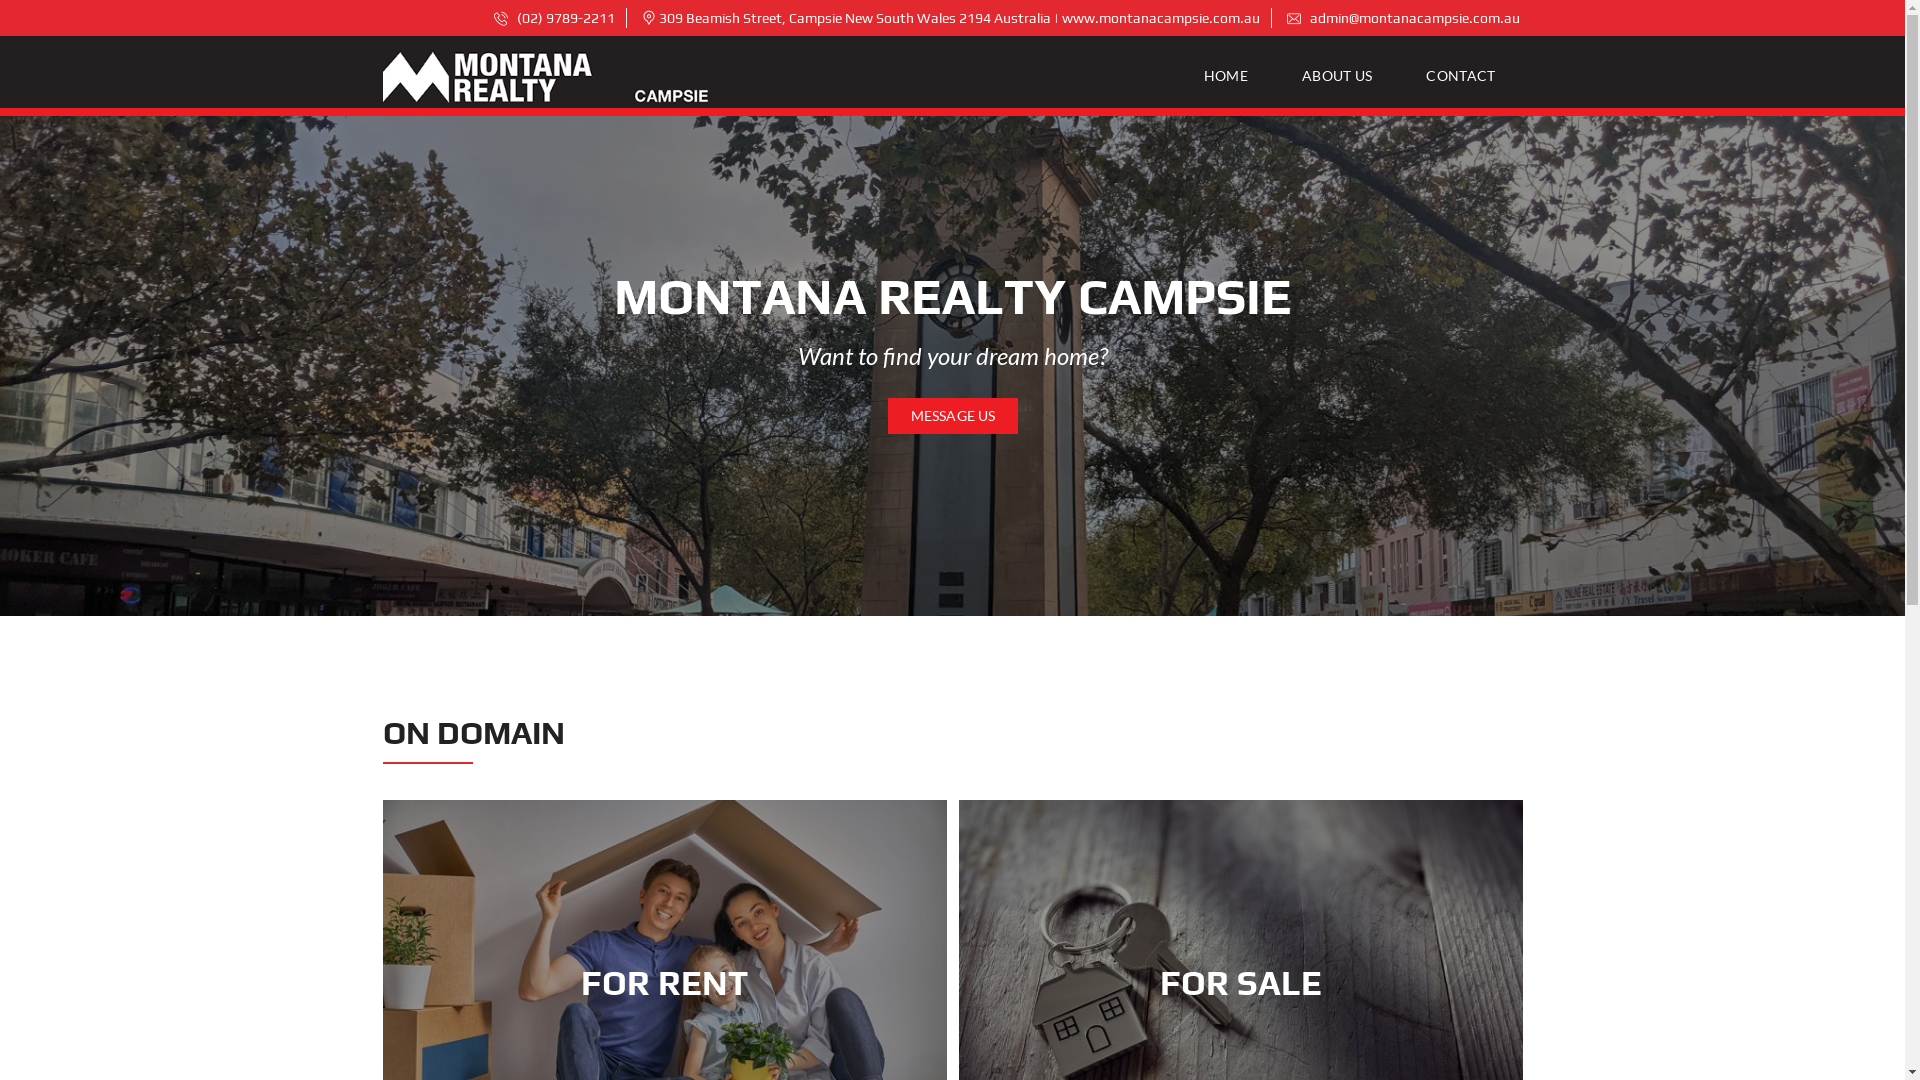  I want to click on 'HOME', so click(1233, 75).